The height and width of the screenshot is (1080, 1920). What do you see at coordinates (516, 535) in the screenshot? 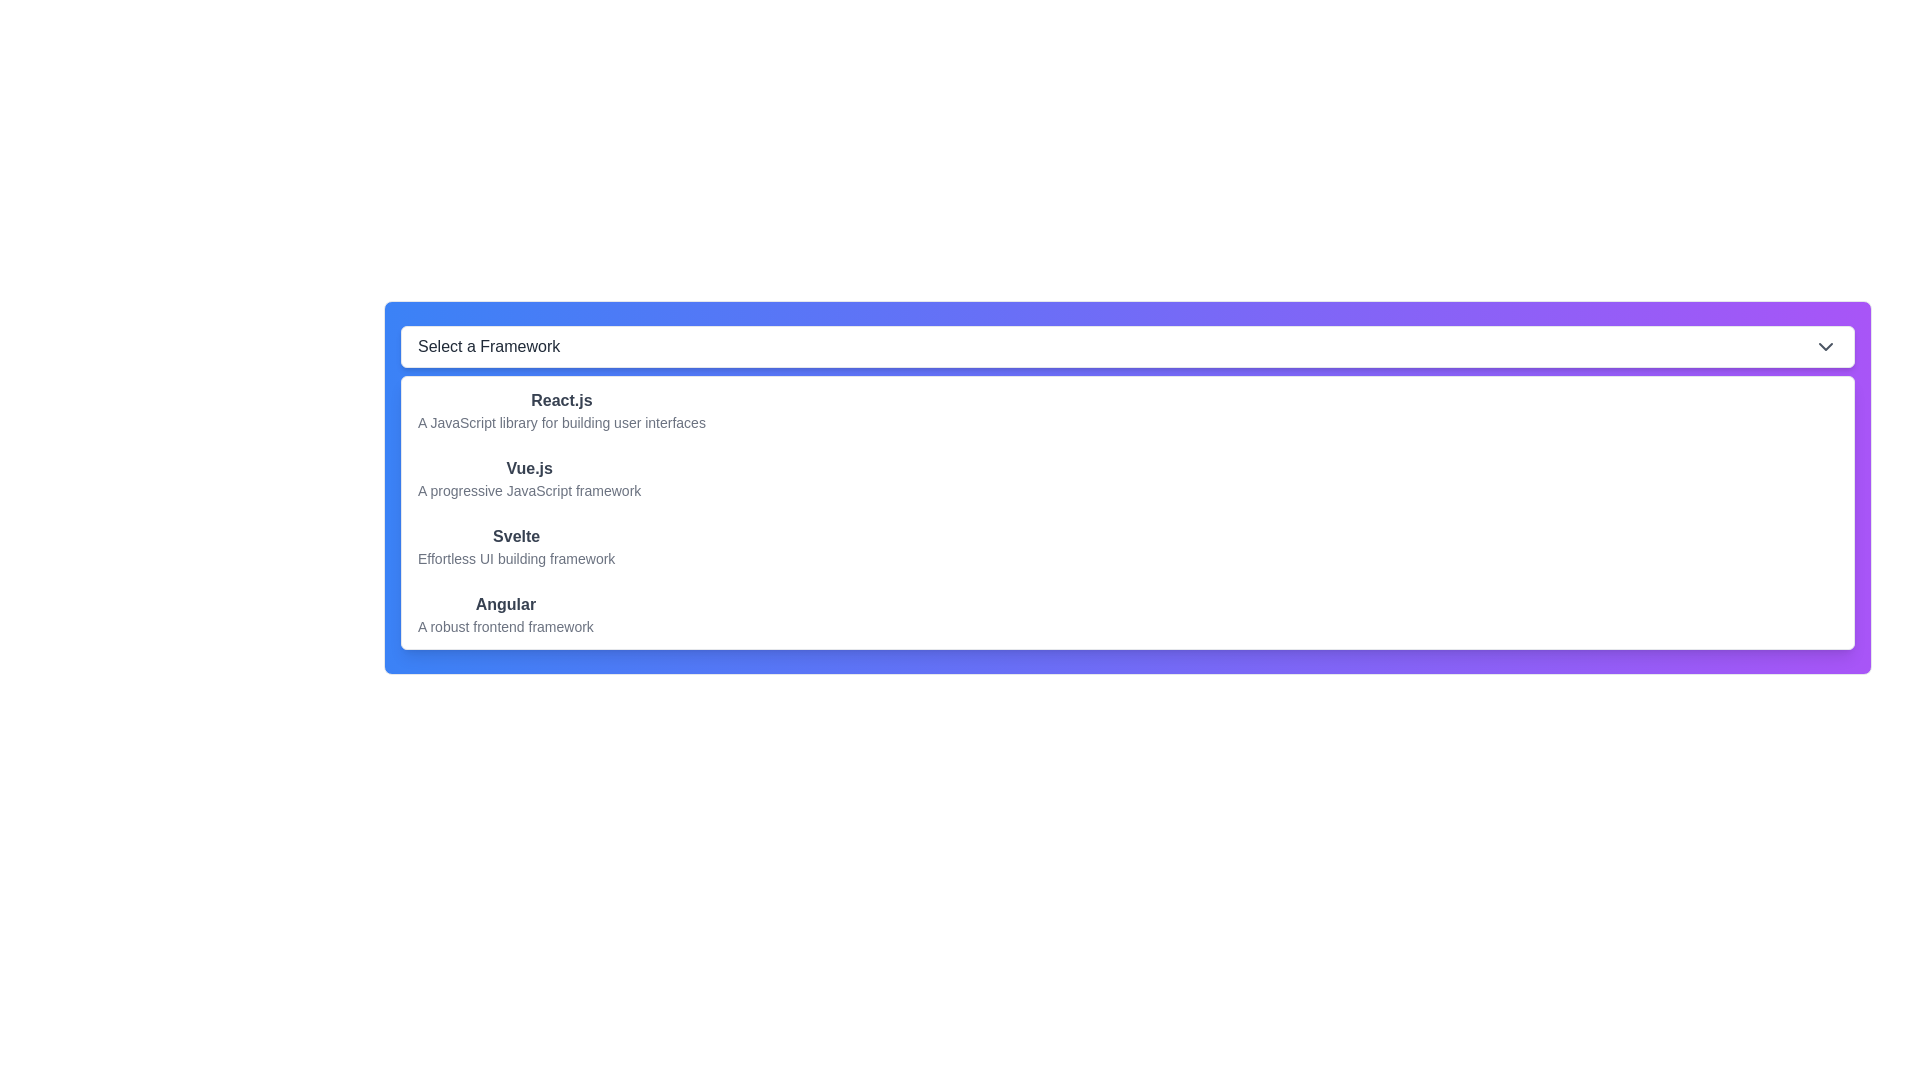
I see `the static text element labeled 'Svelte' in the dropdown menu, which is the bold title of the third item in the list` at bounding box center [516, 535].